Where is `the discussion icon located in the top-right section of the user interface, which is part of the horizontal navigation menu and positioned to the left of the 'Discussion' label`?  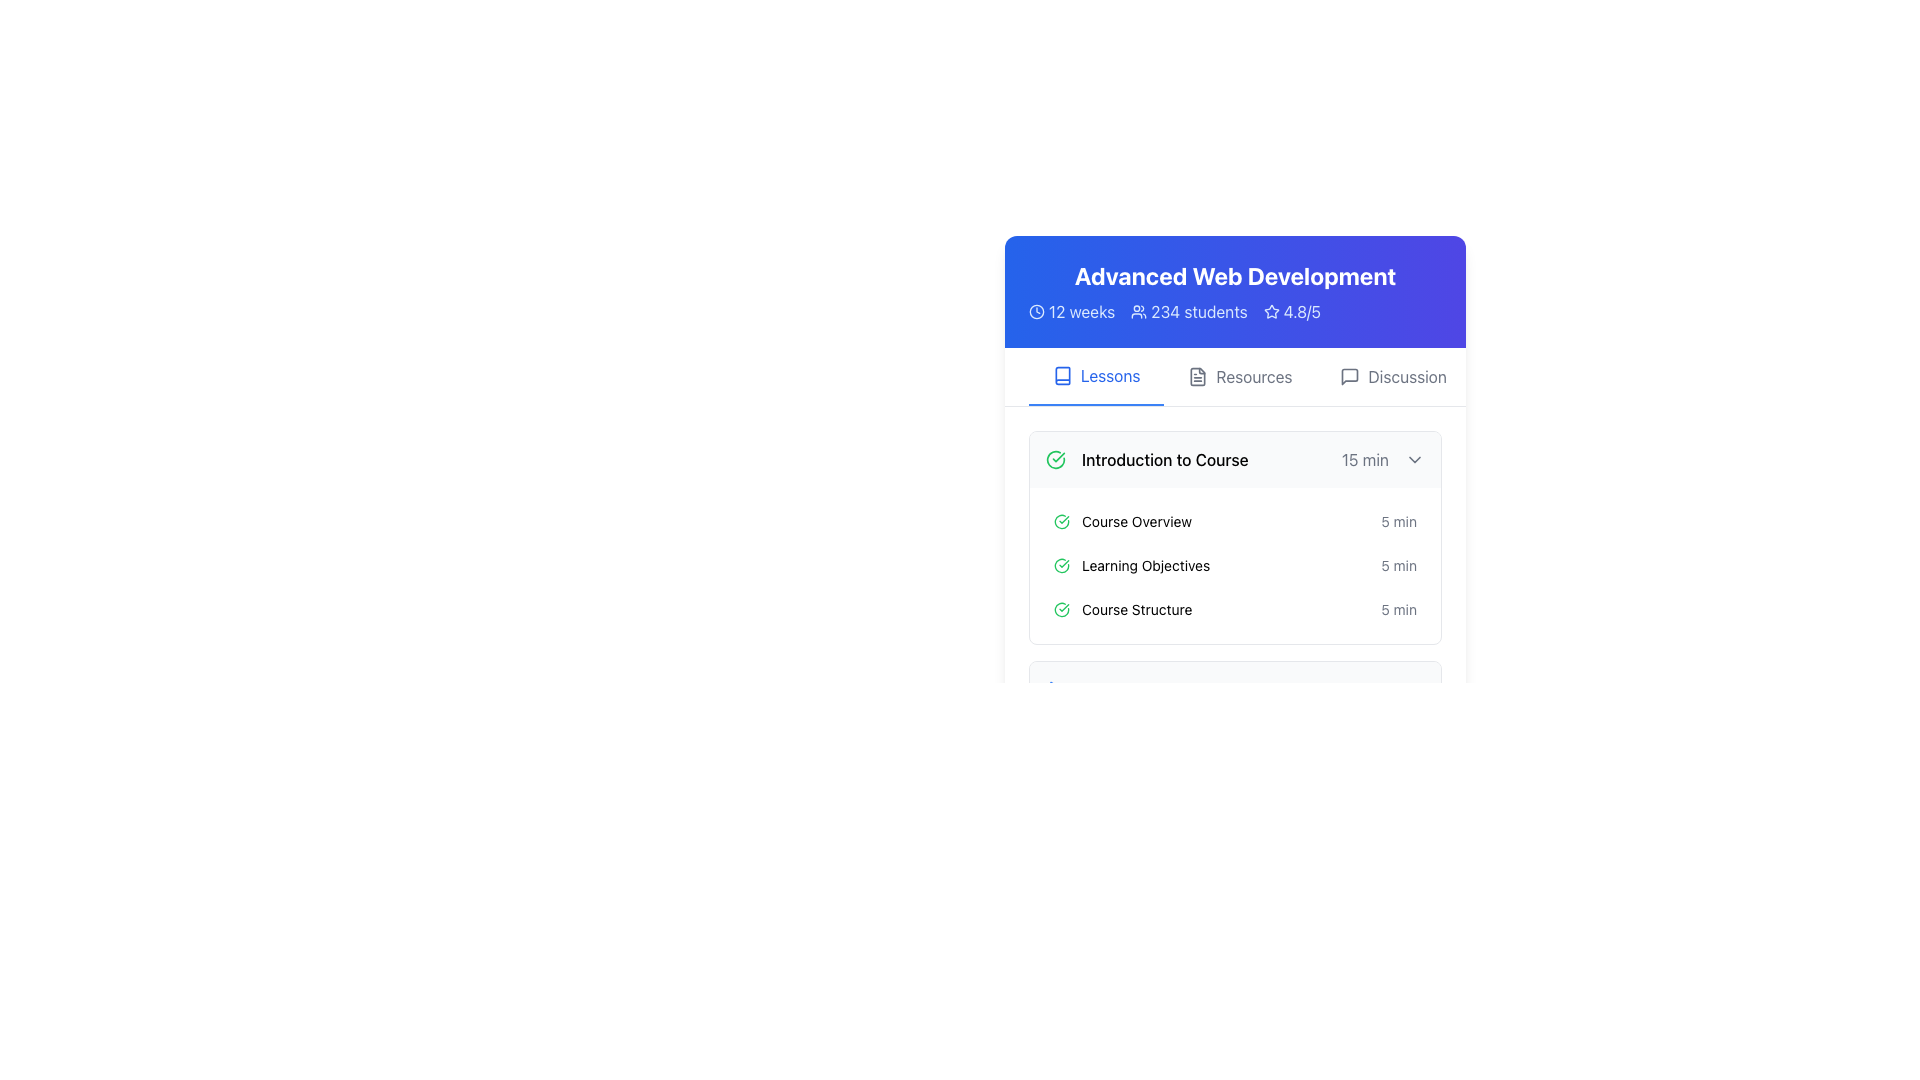 the discussion icon located in the top-right section of the user interface, which is part of the horizontal navigation menu and positioned to the left of the 'Discussion' label is located at coordinates (1350, 377).